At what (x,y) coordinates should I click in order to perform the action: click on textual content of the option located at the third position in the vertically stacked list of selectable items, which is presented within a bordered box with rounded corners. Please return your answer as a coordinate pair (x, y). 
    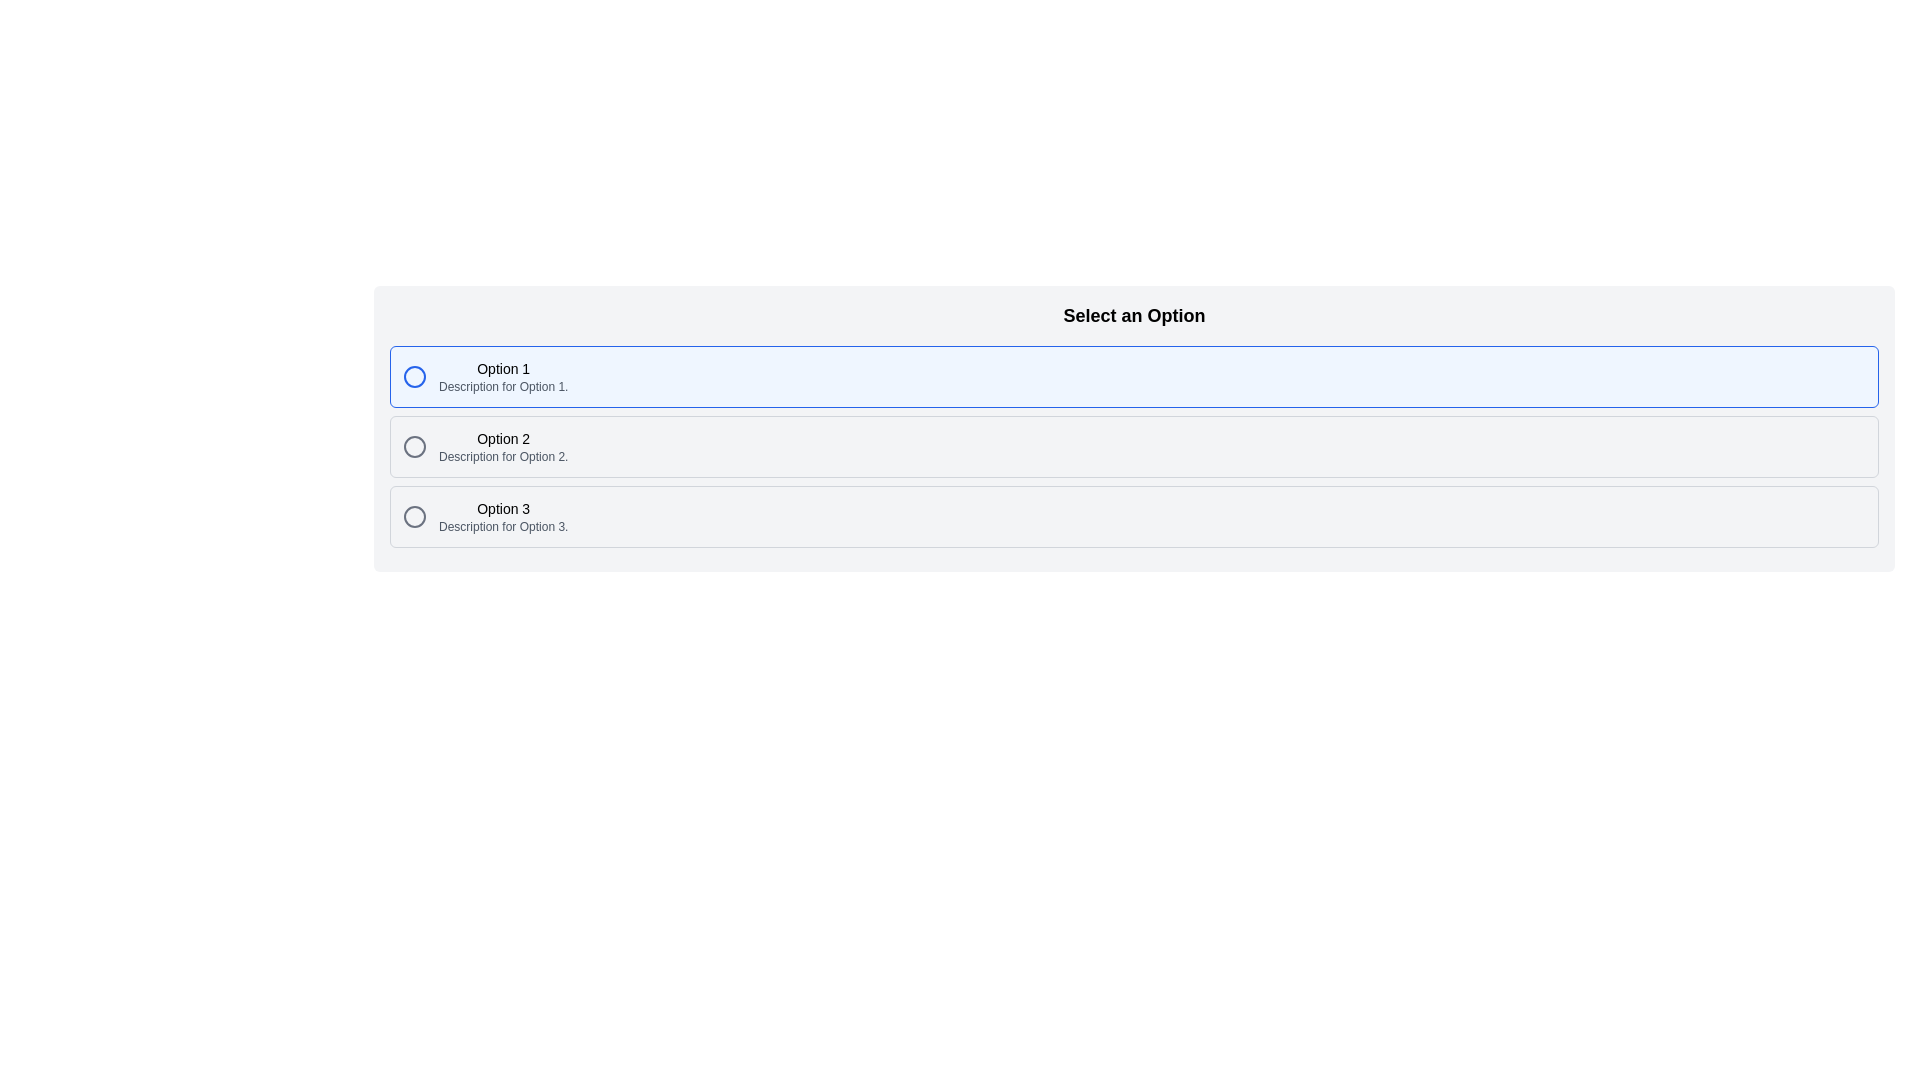
    Looking at the image, I should click on (503, 515).